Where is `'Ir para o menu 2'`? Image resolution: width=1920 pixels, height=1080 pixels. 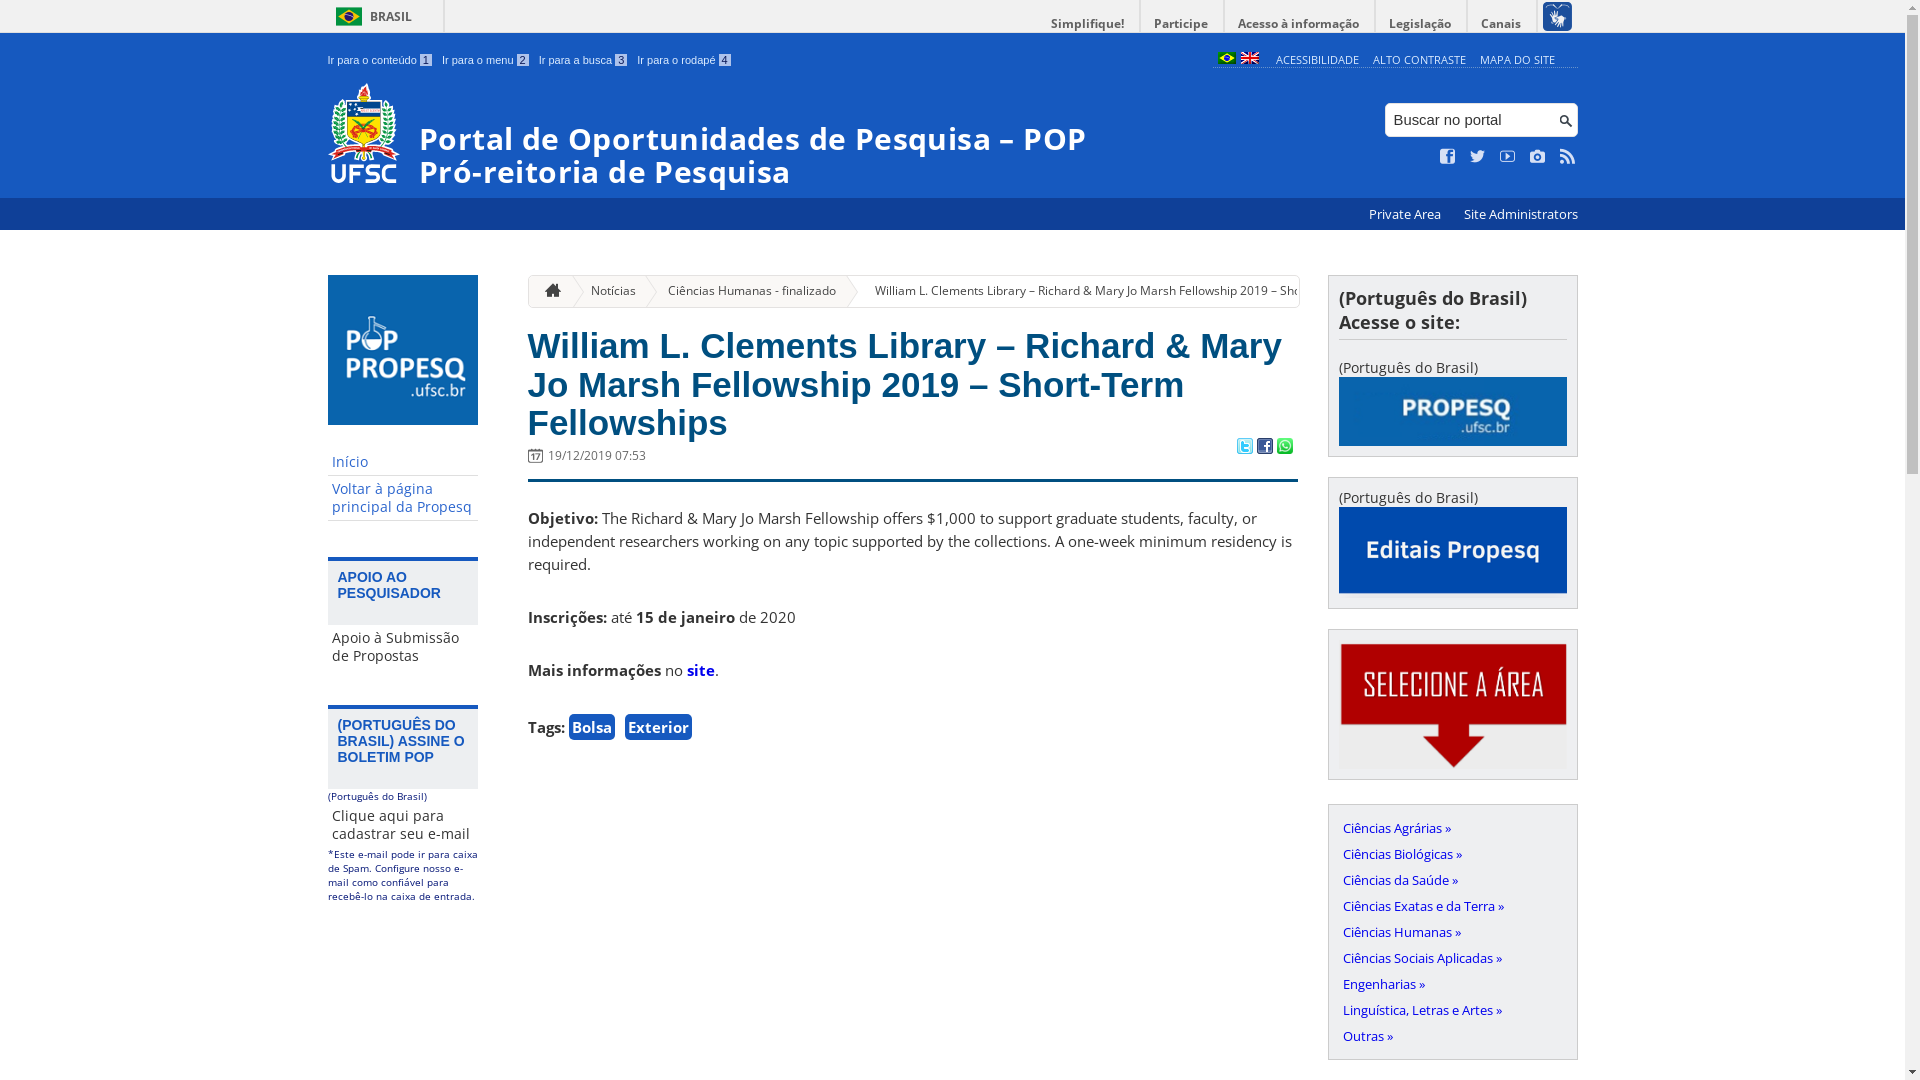
'Ir para o menu 2' is located at coordinates (485, 59).